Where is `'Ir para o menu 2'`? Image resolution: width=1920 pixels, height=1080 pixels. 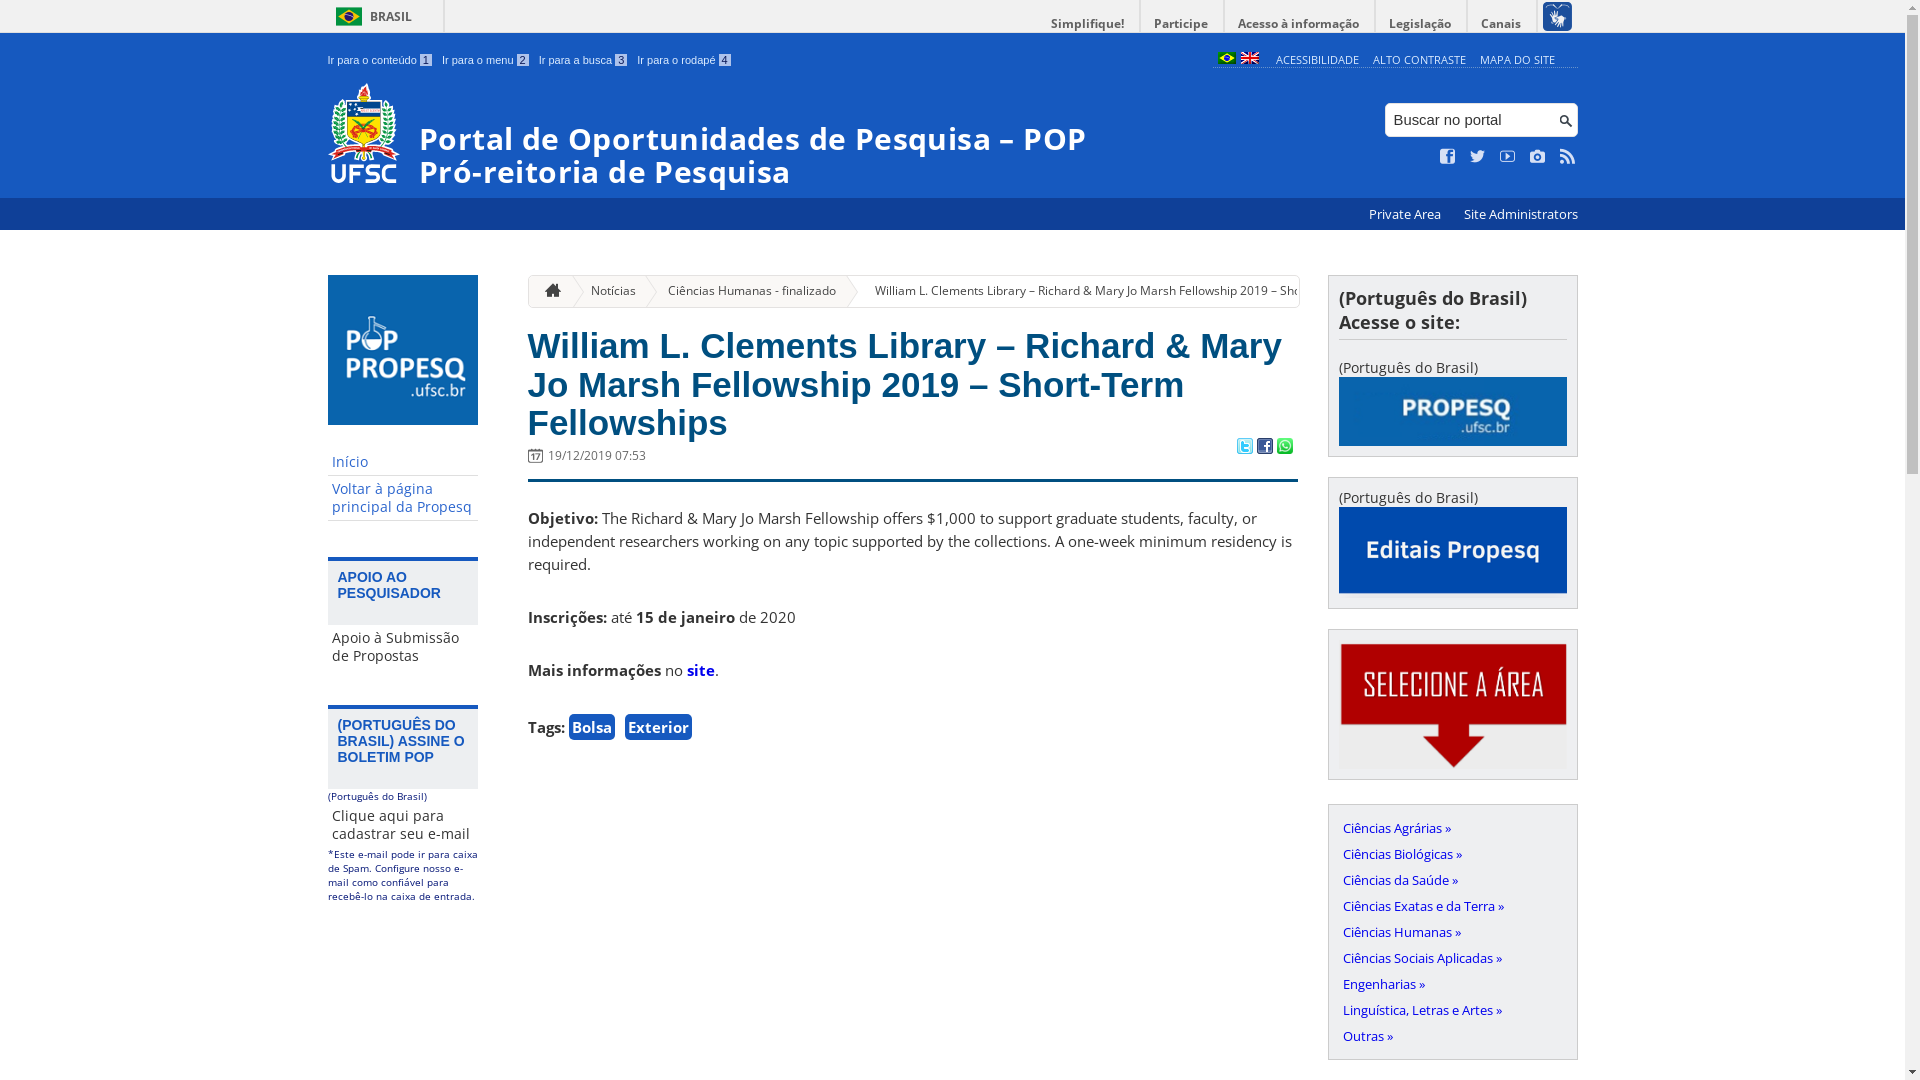
'Ir para o menu 2' is located at coordinates (485, 59).